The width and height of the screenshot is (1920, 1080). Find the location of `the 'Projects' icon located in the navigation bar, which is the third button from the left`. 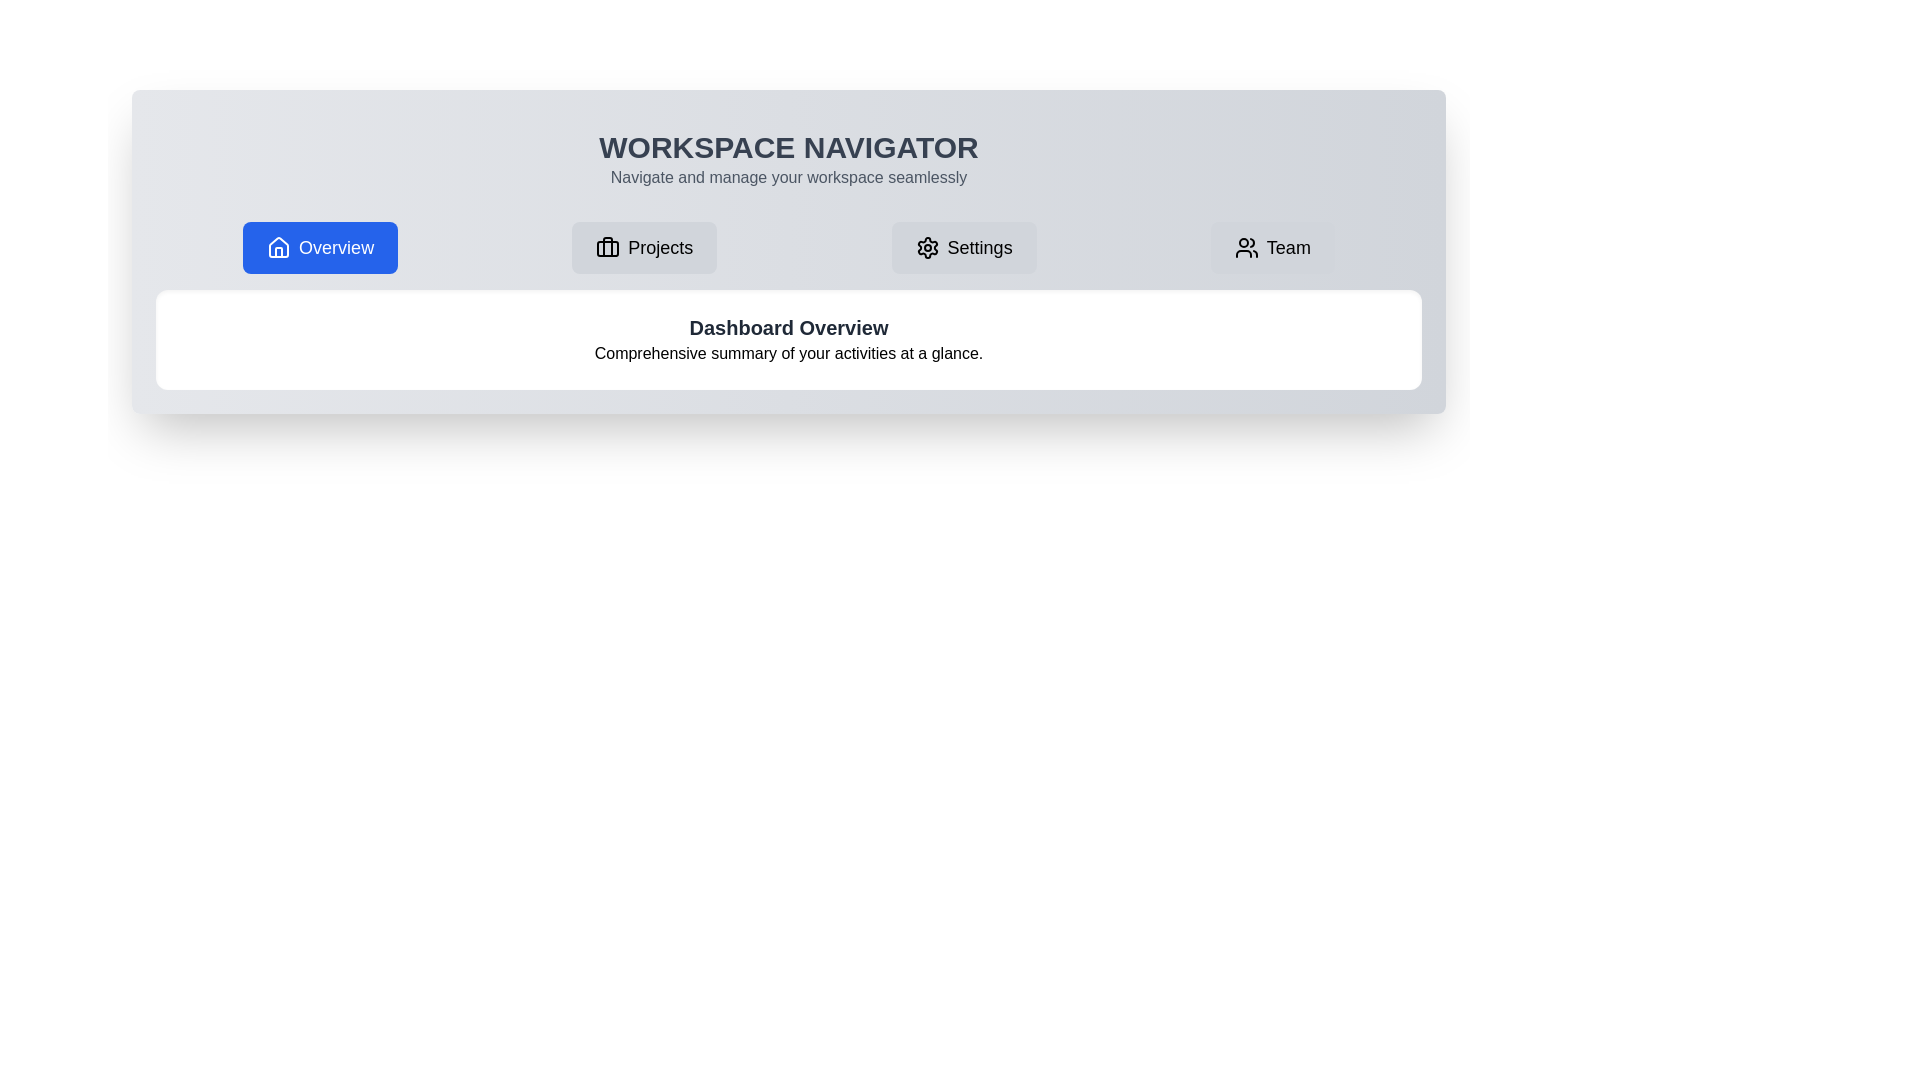

the 'Projects' icon located in the navigation bar, which is the third button from the left is located at coordinates (607, 246).